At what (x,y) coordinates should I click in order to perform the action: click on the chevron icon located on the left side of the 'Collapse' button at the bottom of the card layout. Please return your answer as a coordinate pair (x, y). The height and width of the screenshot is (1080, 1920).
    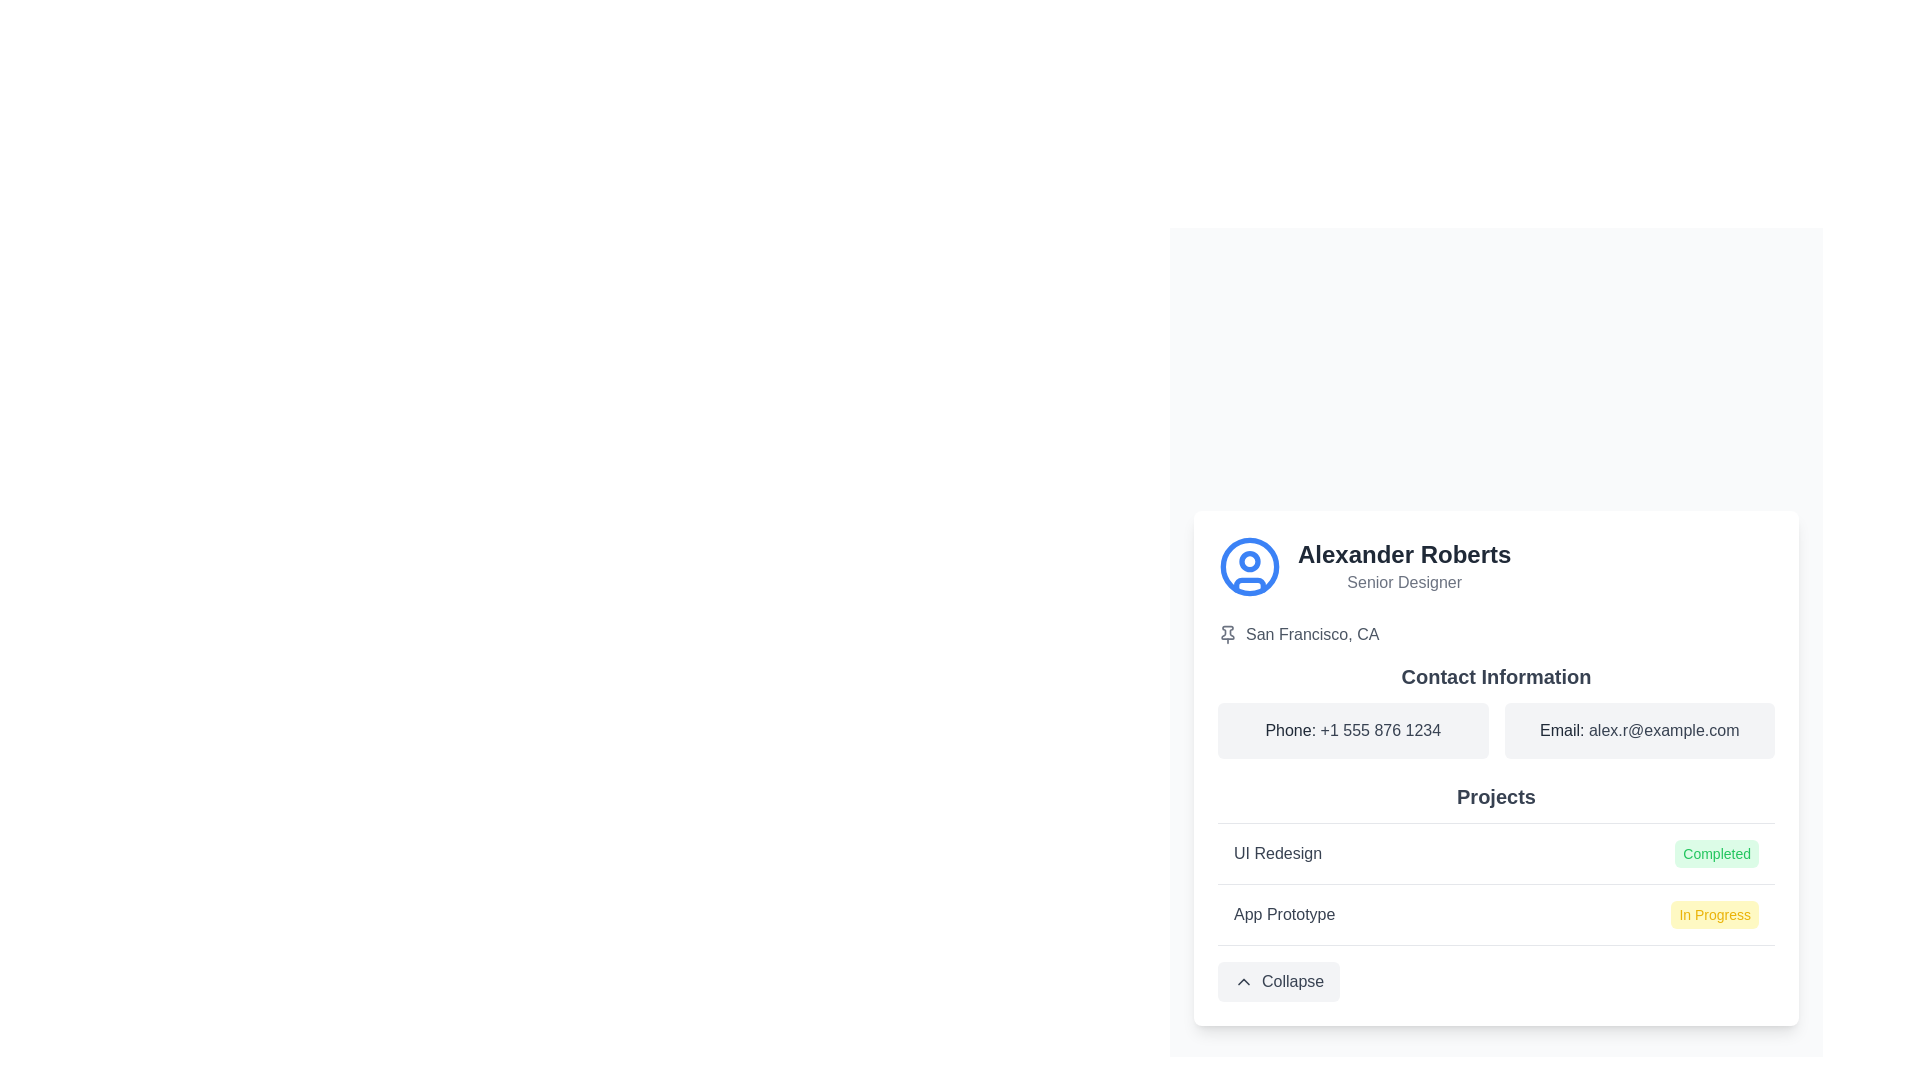
    Looking at the image, I should click on (1242, 980).